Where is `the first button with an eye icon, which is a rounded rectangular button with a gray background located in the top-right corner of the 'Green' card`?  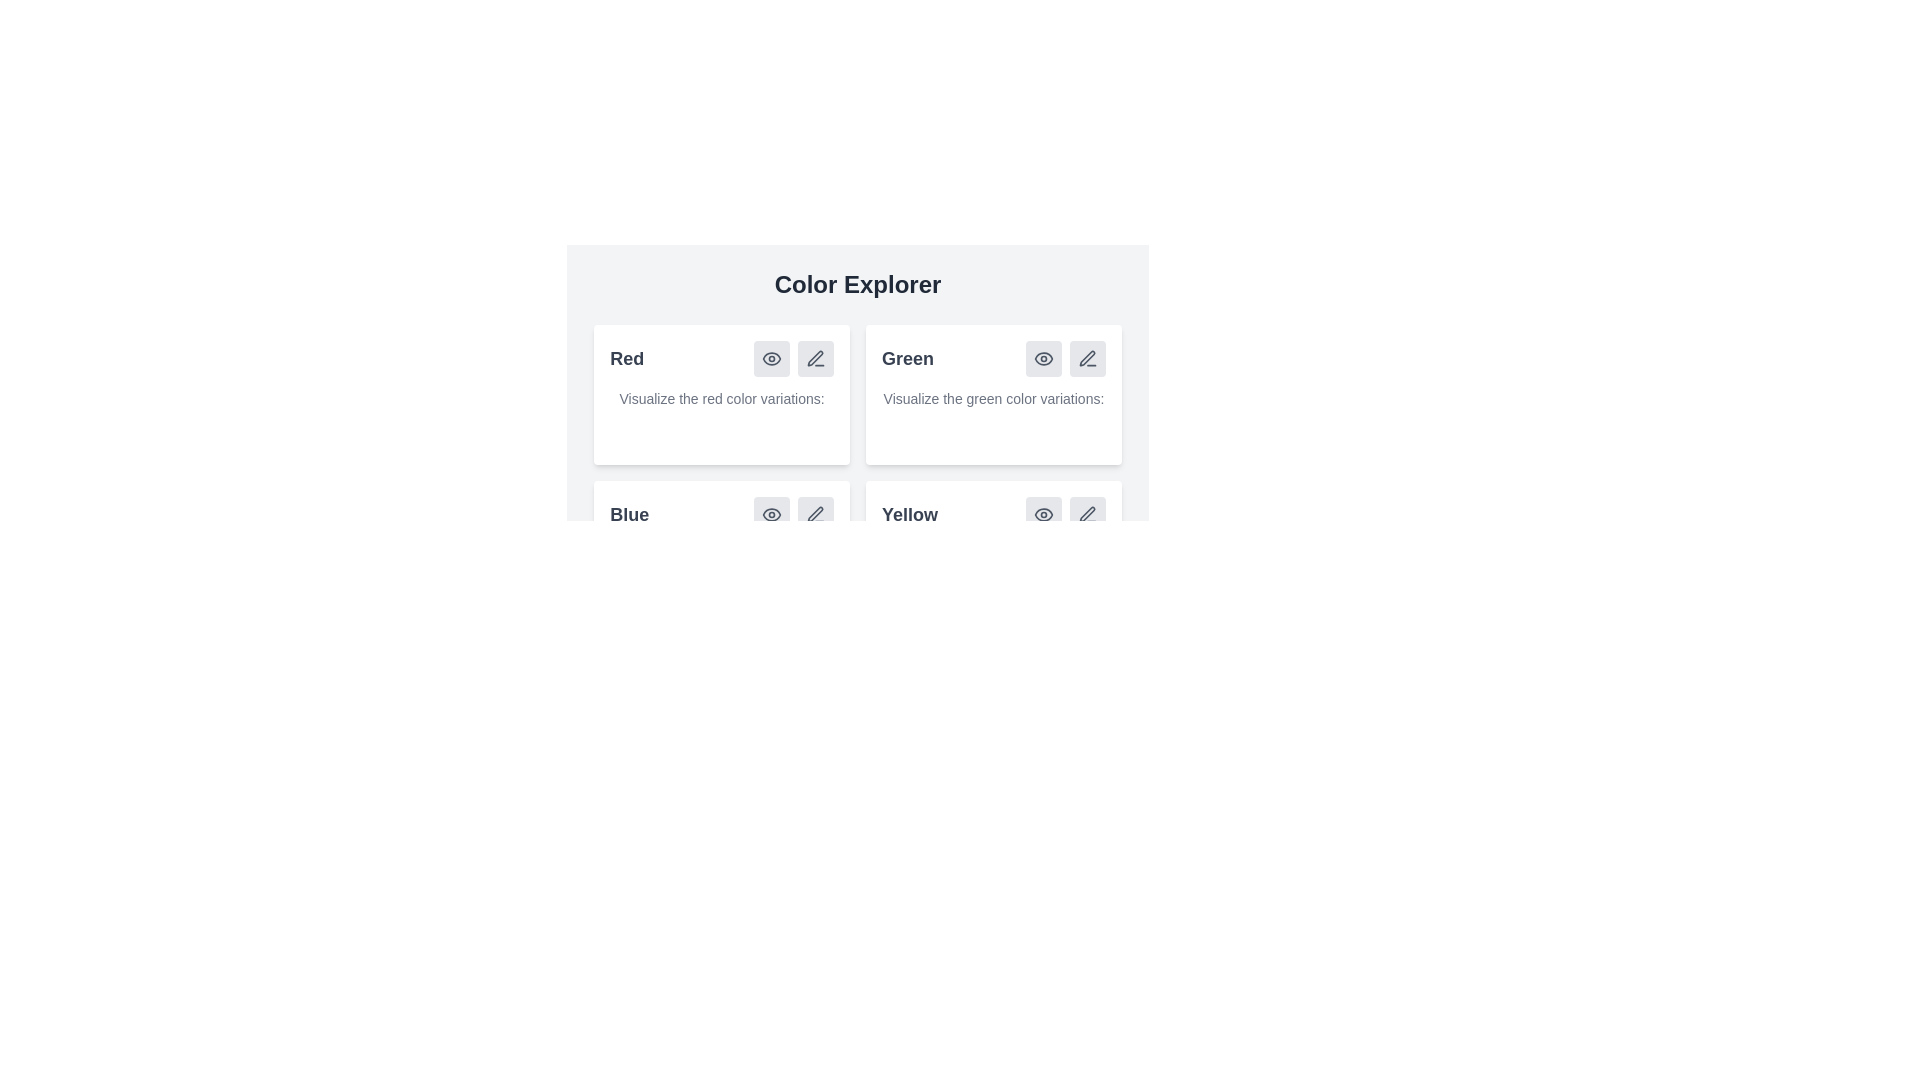
the first button with an eye icon, which is a rounded rectangular button with a gray background located in the top-right corner of the 'Green' card is located at coordinates (1042, 357).